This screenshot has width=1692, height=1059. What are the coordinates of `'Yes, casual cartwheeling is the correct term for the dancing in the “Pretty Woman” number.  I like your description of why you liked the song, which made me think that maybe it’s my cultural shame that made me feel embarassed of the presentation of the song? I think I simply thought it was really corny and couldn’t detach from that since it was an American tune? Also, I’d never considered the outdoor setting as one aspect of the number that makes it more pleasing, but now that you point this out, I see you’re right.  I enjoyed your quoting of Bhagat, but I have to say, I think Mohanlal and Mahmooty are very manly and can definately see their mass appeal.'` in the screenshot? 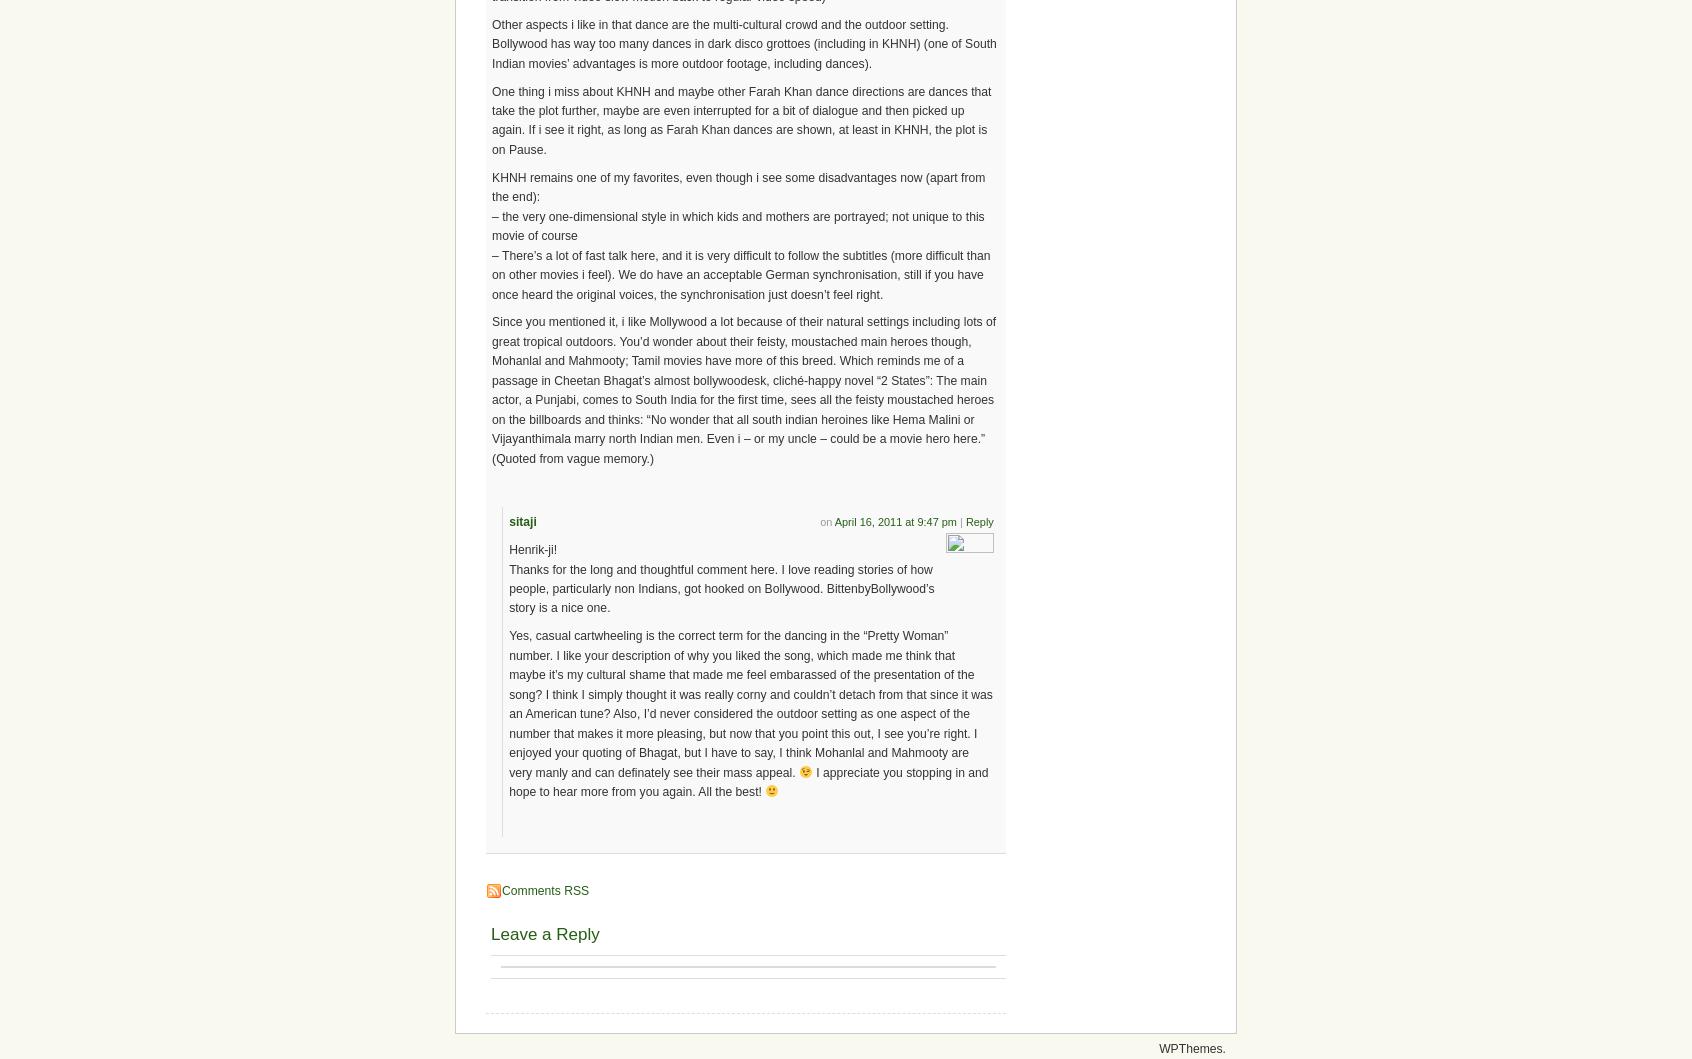 It's located at (749, 704).